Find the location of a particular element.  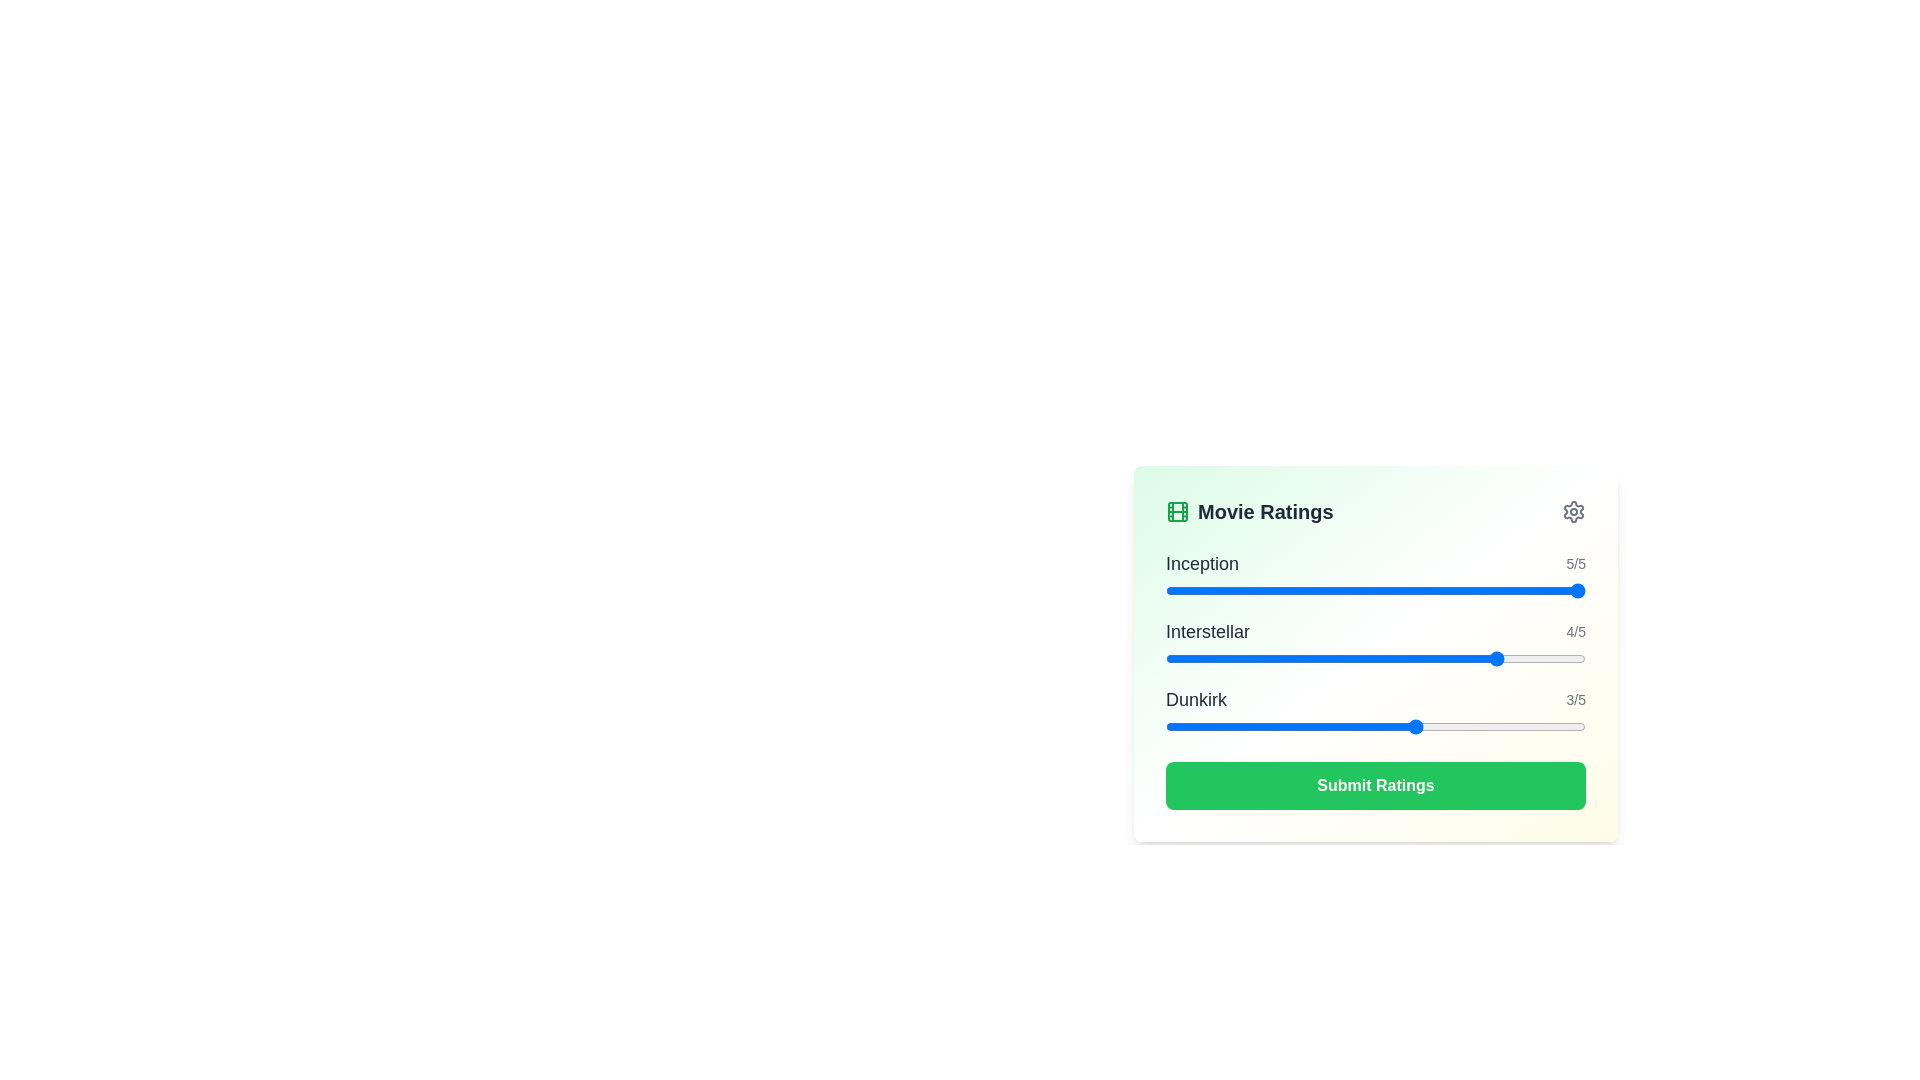

the rating for Dunkirk is located at coordinates (1248, 726).